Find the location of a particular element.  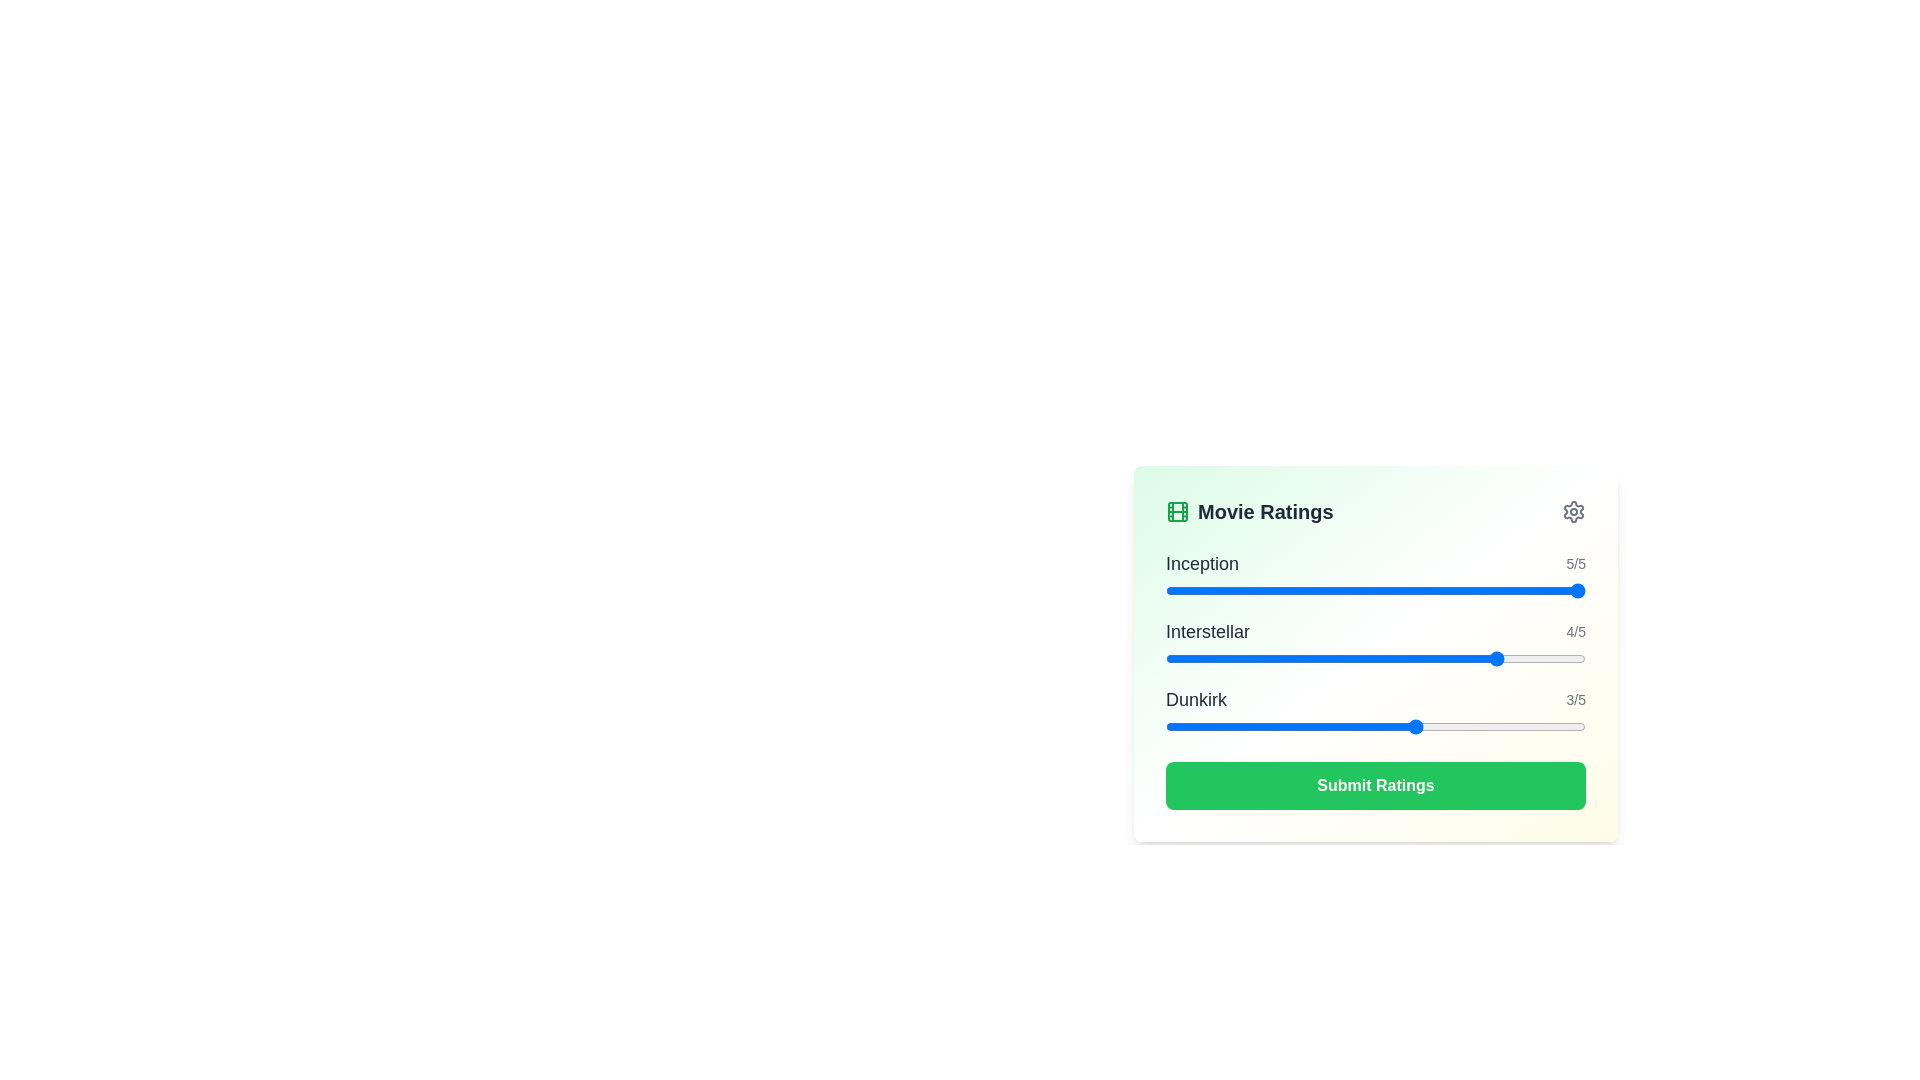

the rating for Dunkirk is located at coordinates (1248, 726).